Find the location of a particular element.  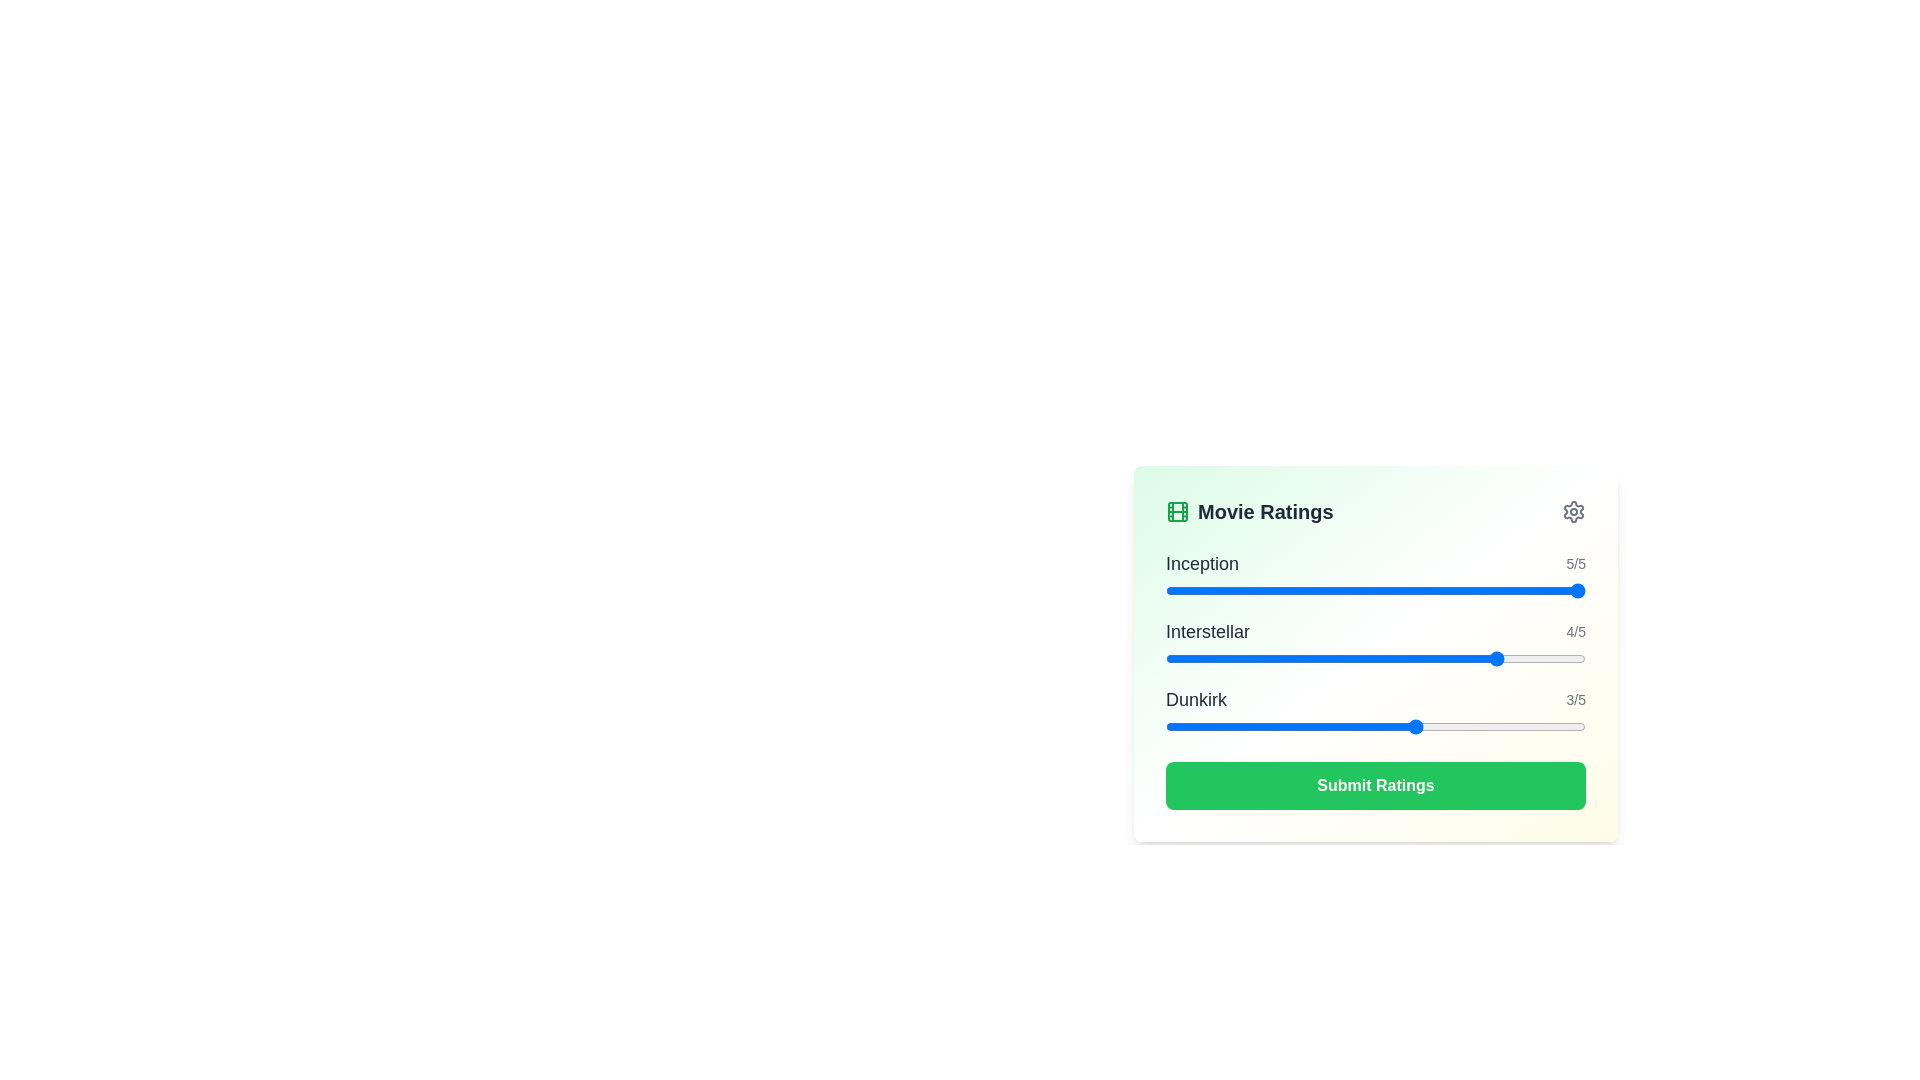

the rating for Dunkirk is located at coordinates (1248, 726).